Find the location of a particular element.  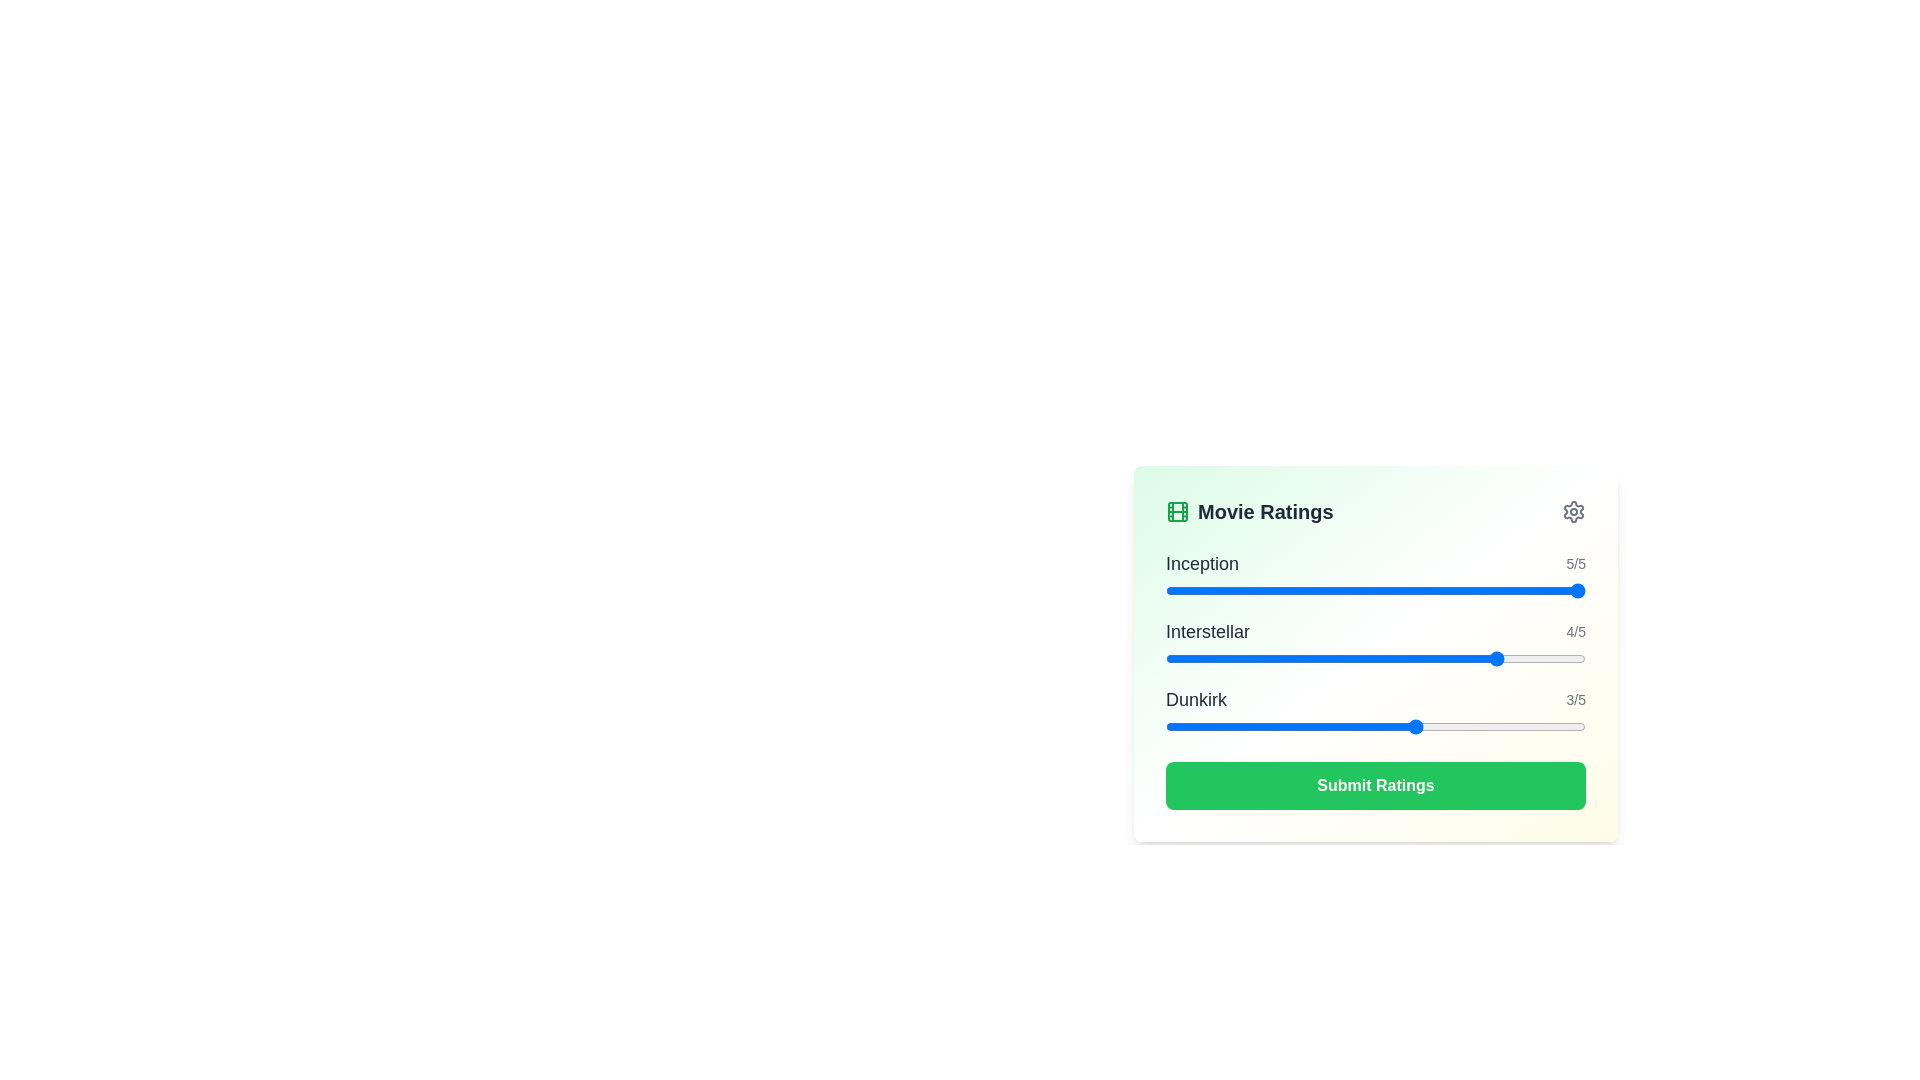

the rating for Dunkirk is located at coordinates (1248, 726).